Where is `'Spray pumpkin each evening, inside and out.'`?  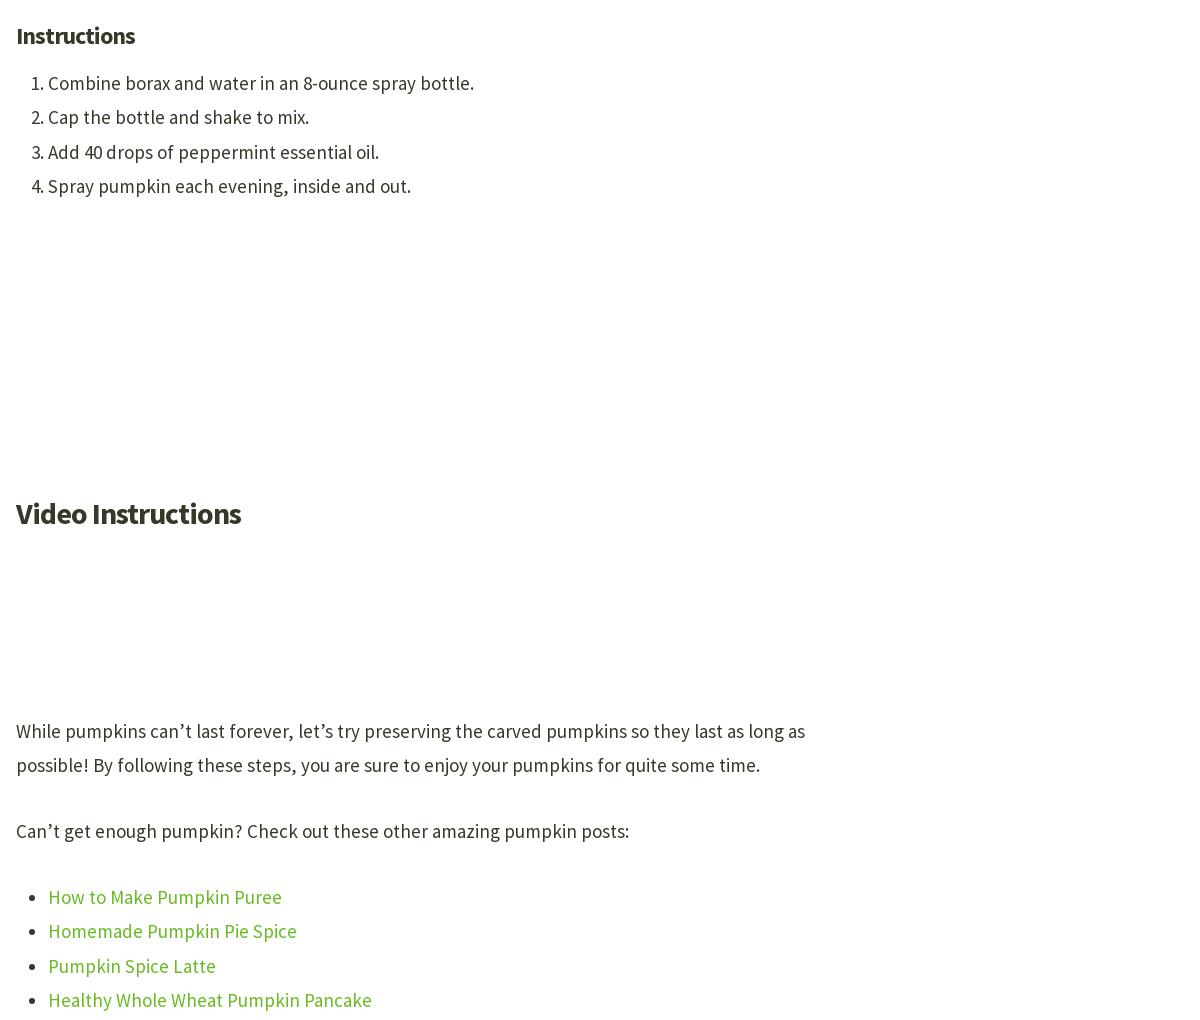
'Spray pumpkin each evening, inside and out.' is located at coordinates (228, 184).